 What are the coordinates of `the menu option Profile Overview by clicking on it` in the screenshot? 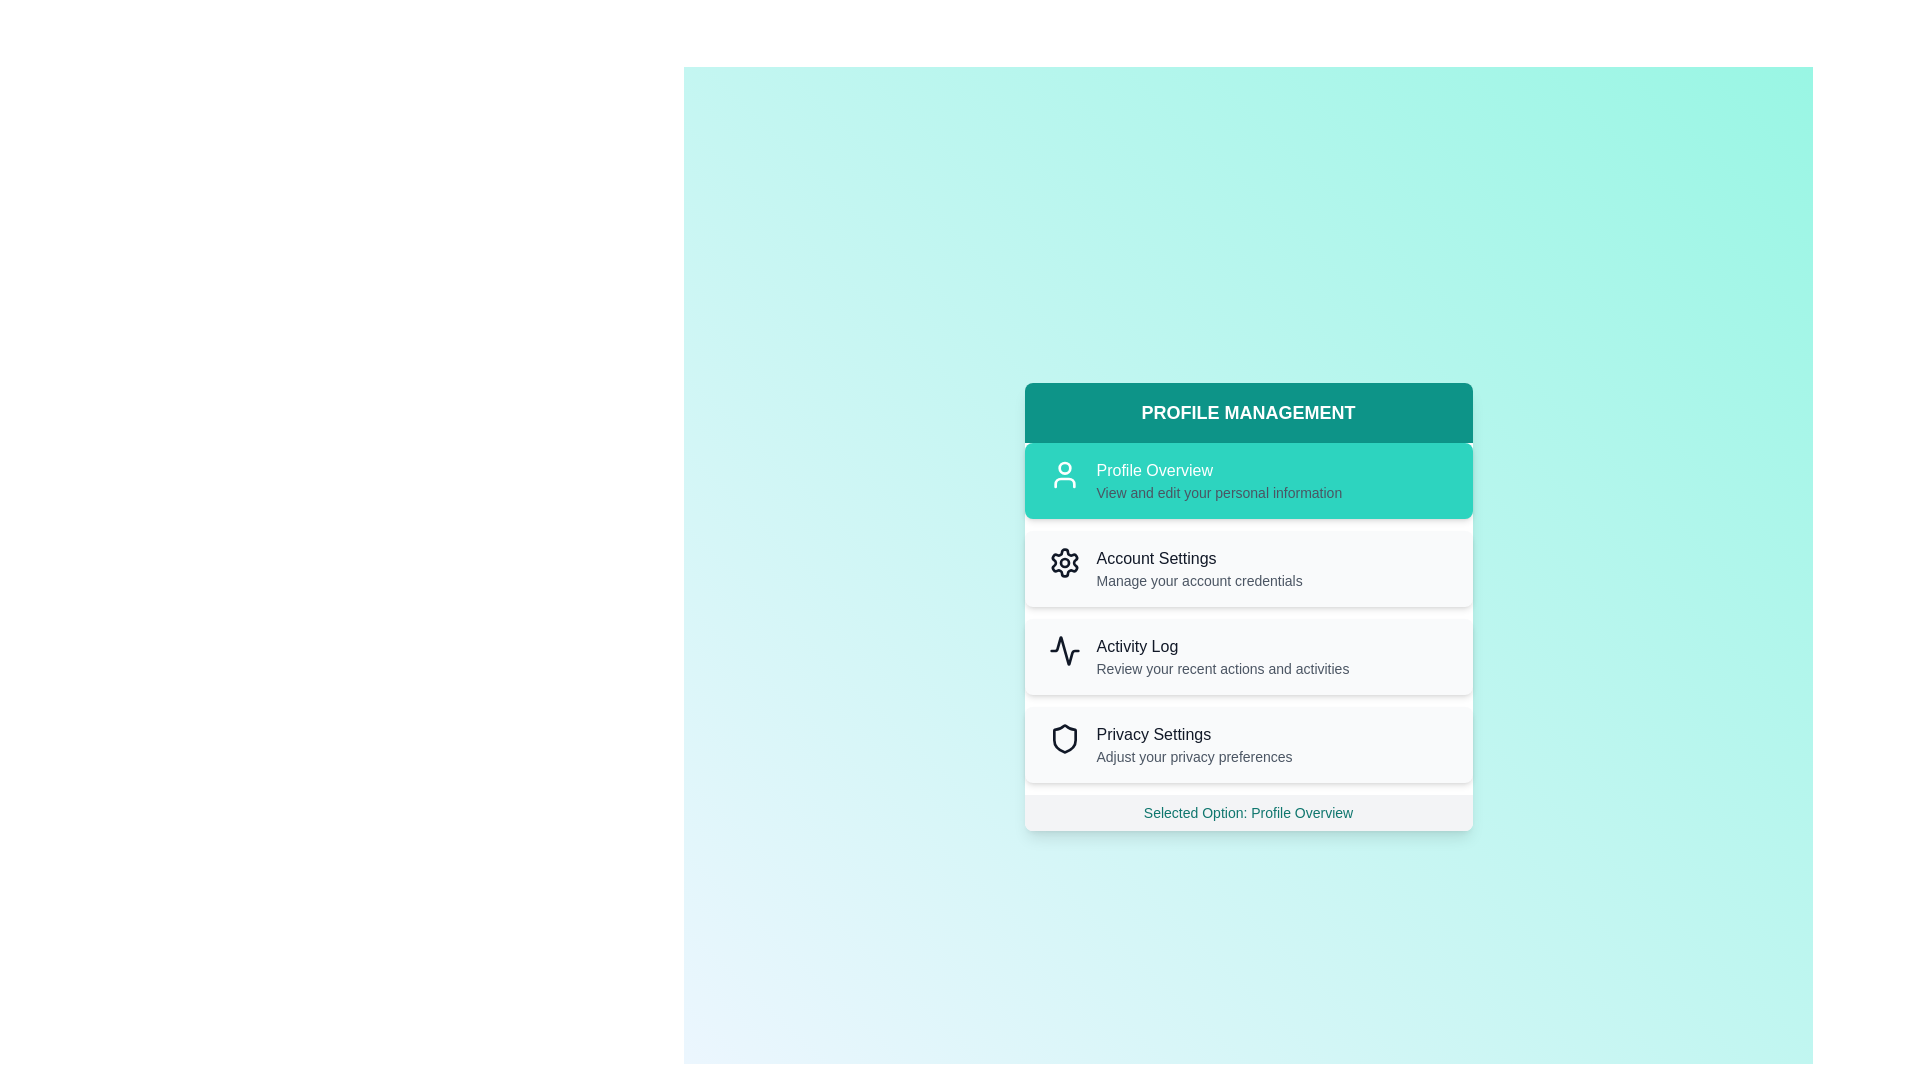 It's located at (1247, 481).